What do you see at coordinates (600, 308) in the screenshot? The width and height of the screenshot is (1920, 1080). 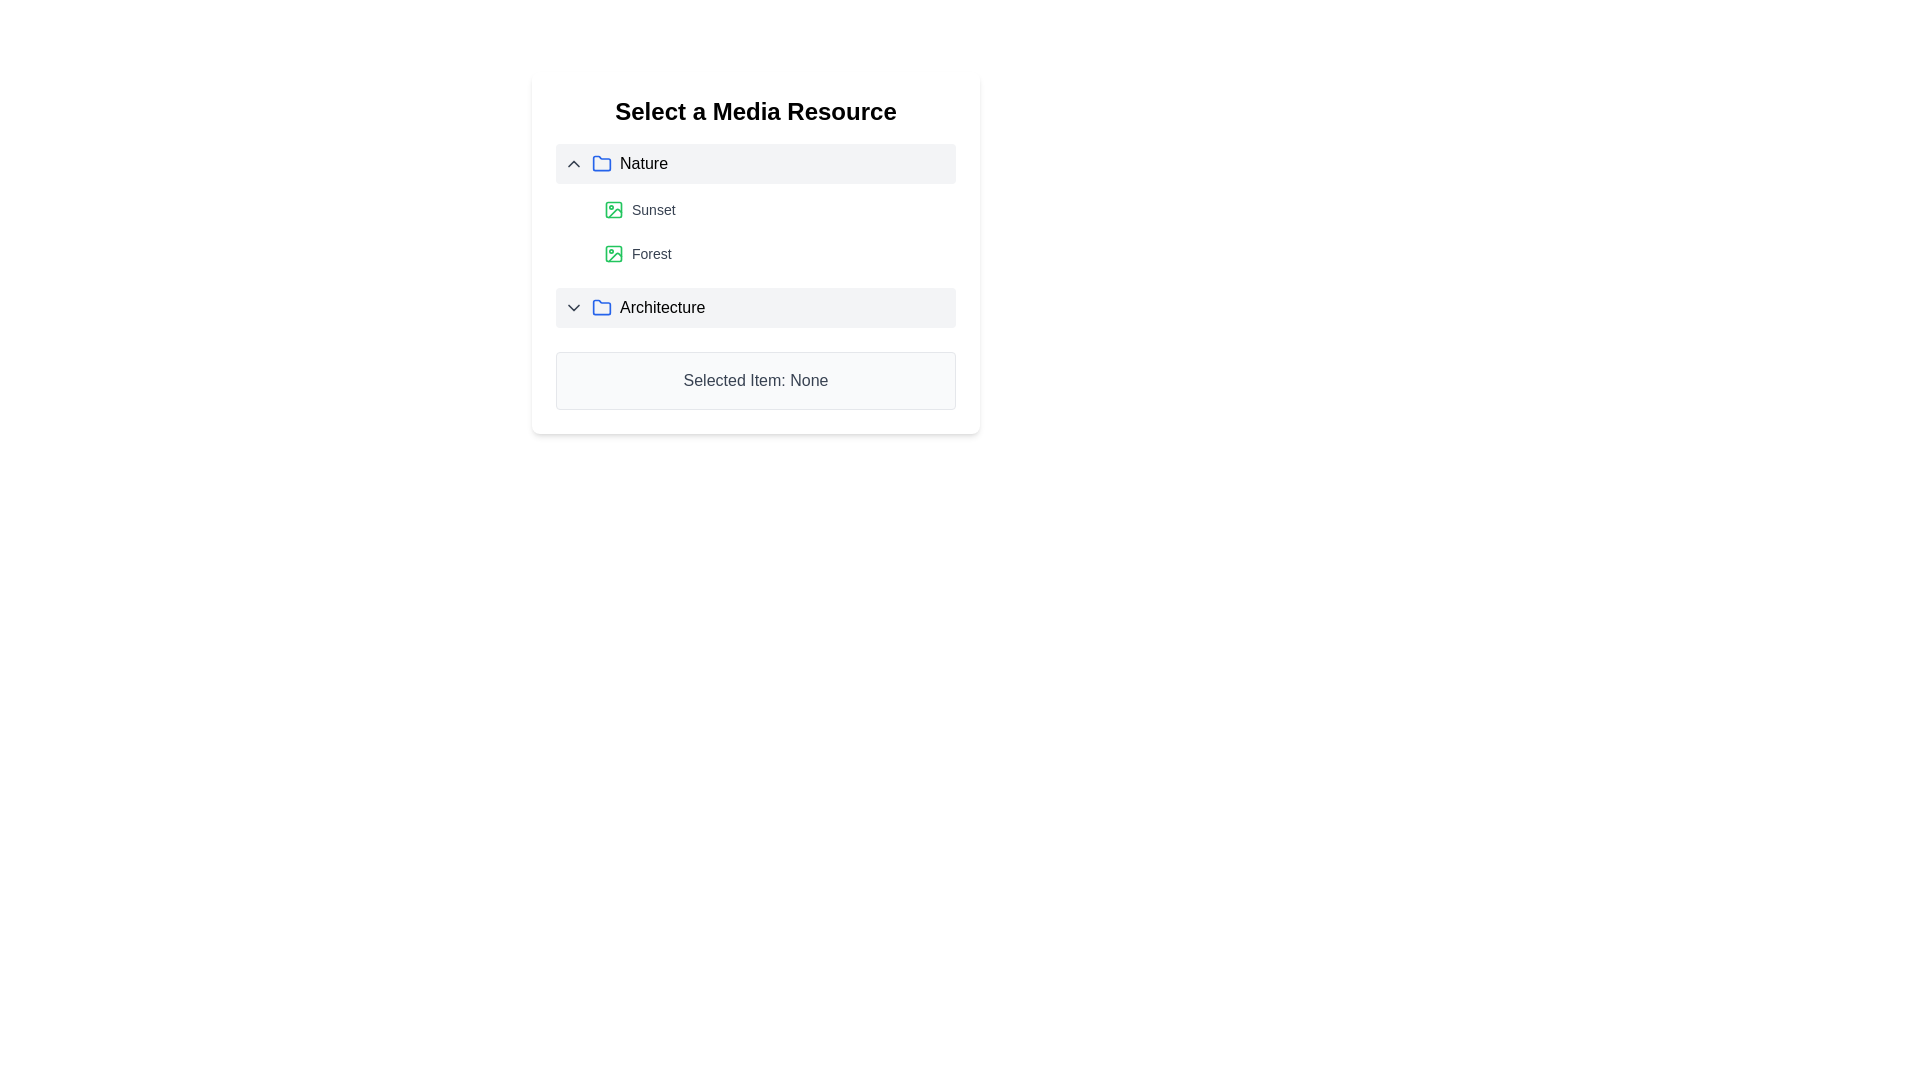 I see `the folder icon representing the 'Architecture' category in the media resource selection panel` at bounding box center [600, 308].